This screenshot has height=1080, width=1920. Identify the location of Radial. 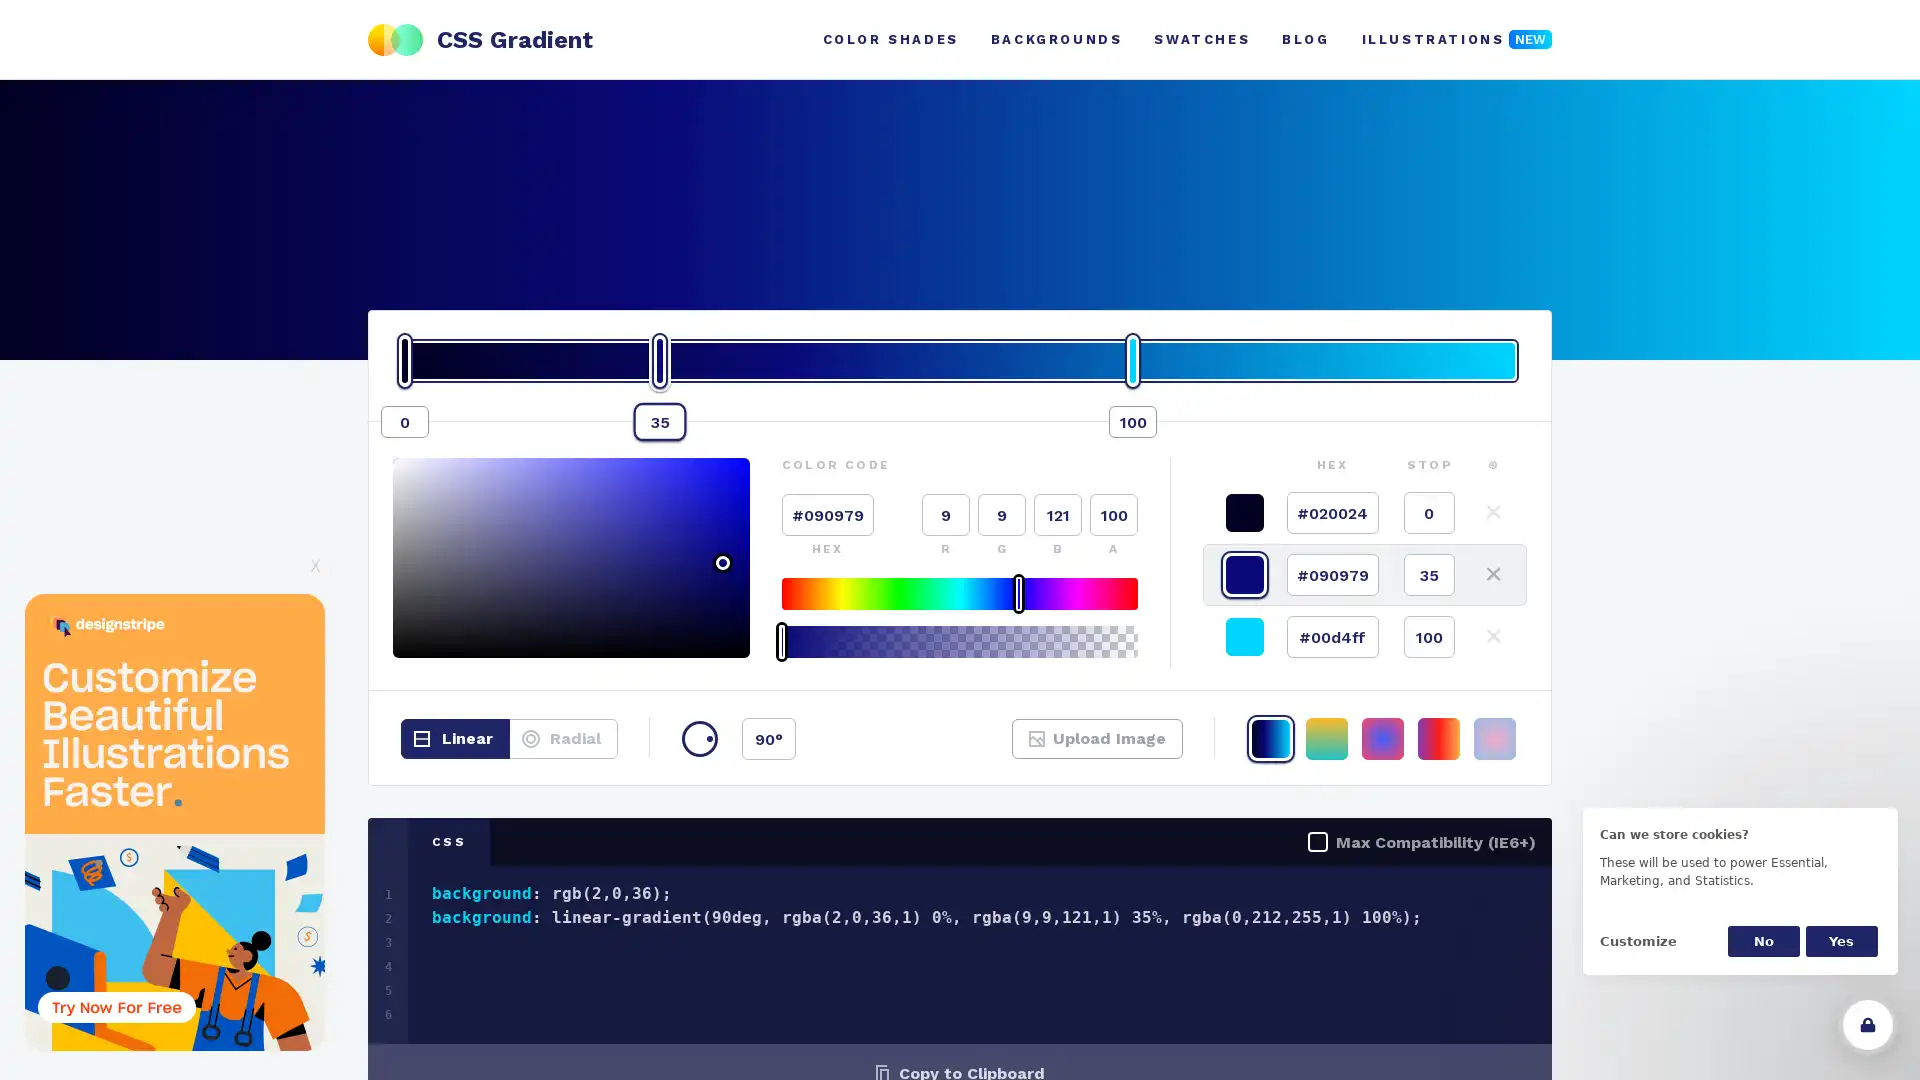
(562, 739).